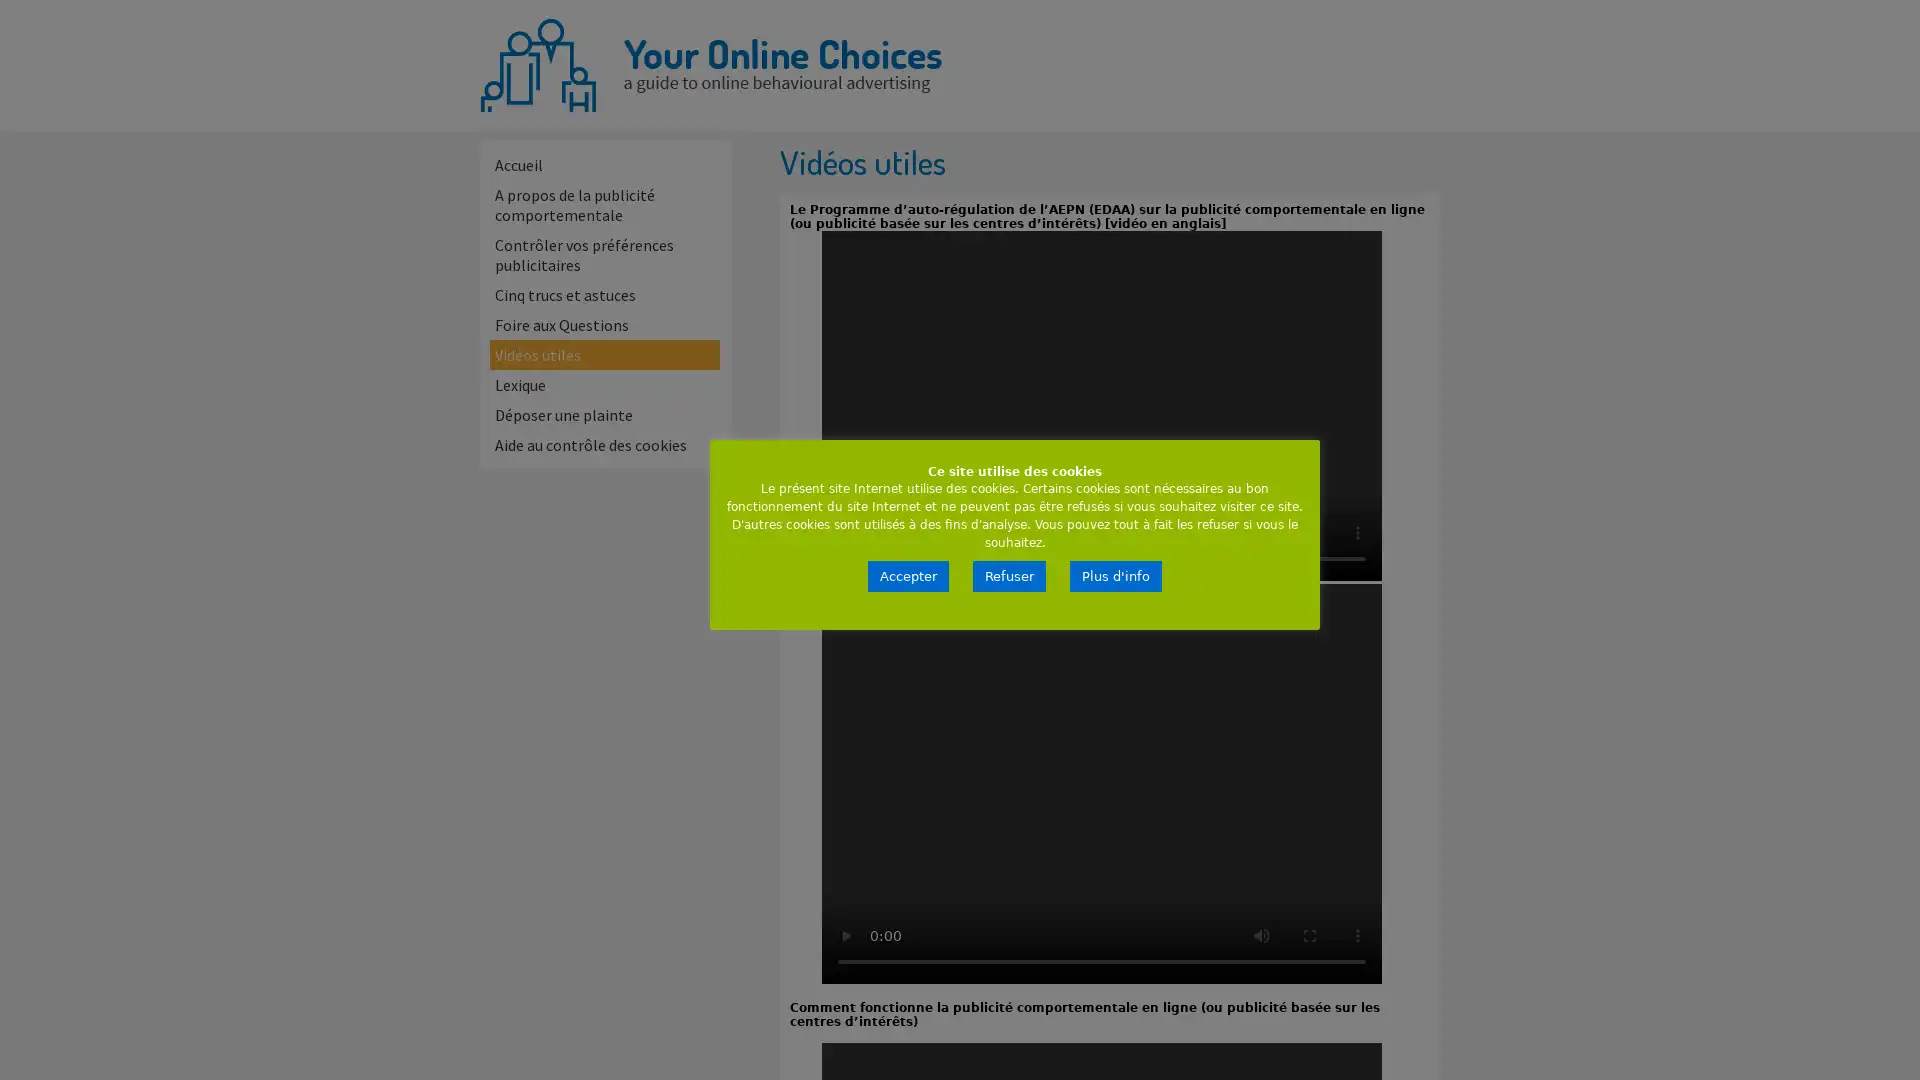 The width and height of the screenshot is (1920, 1080). What do you see at coordinates (1310, 936) in the screenshot?
I see `enter full screen` at bounding box center [1310, 936].